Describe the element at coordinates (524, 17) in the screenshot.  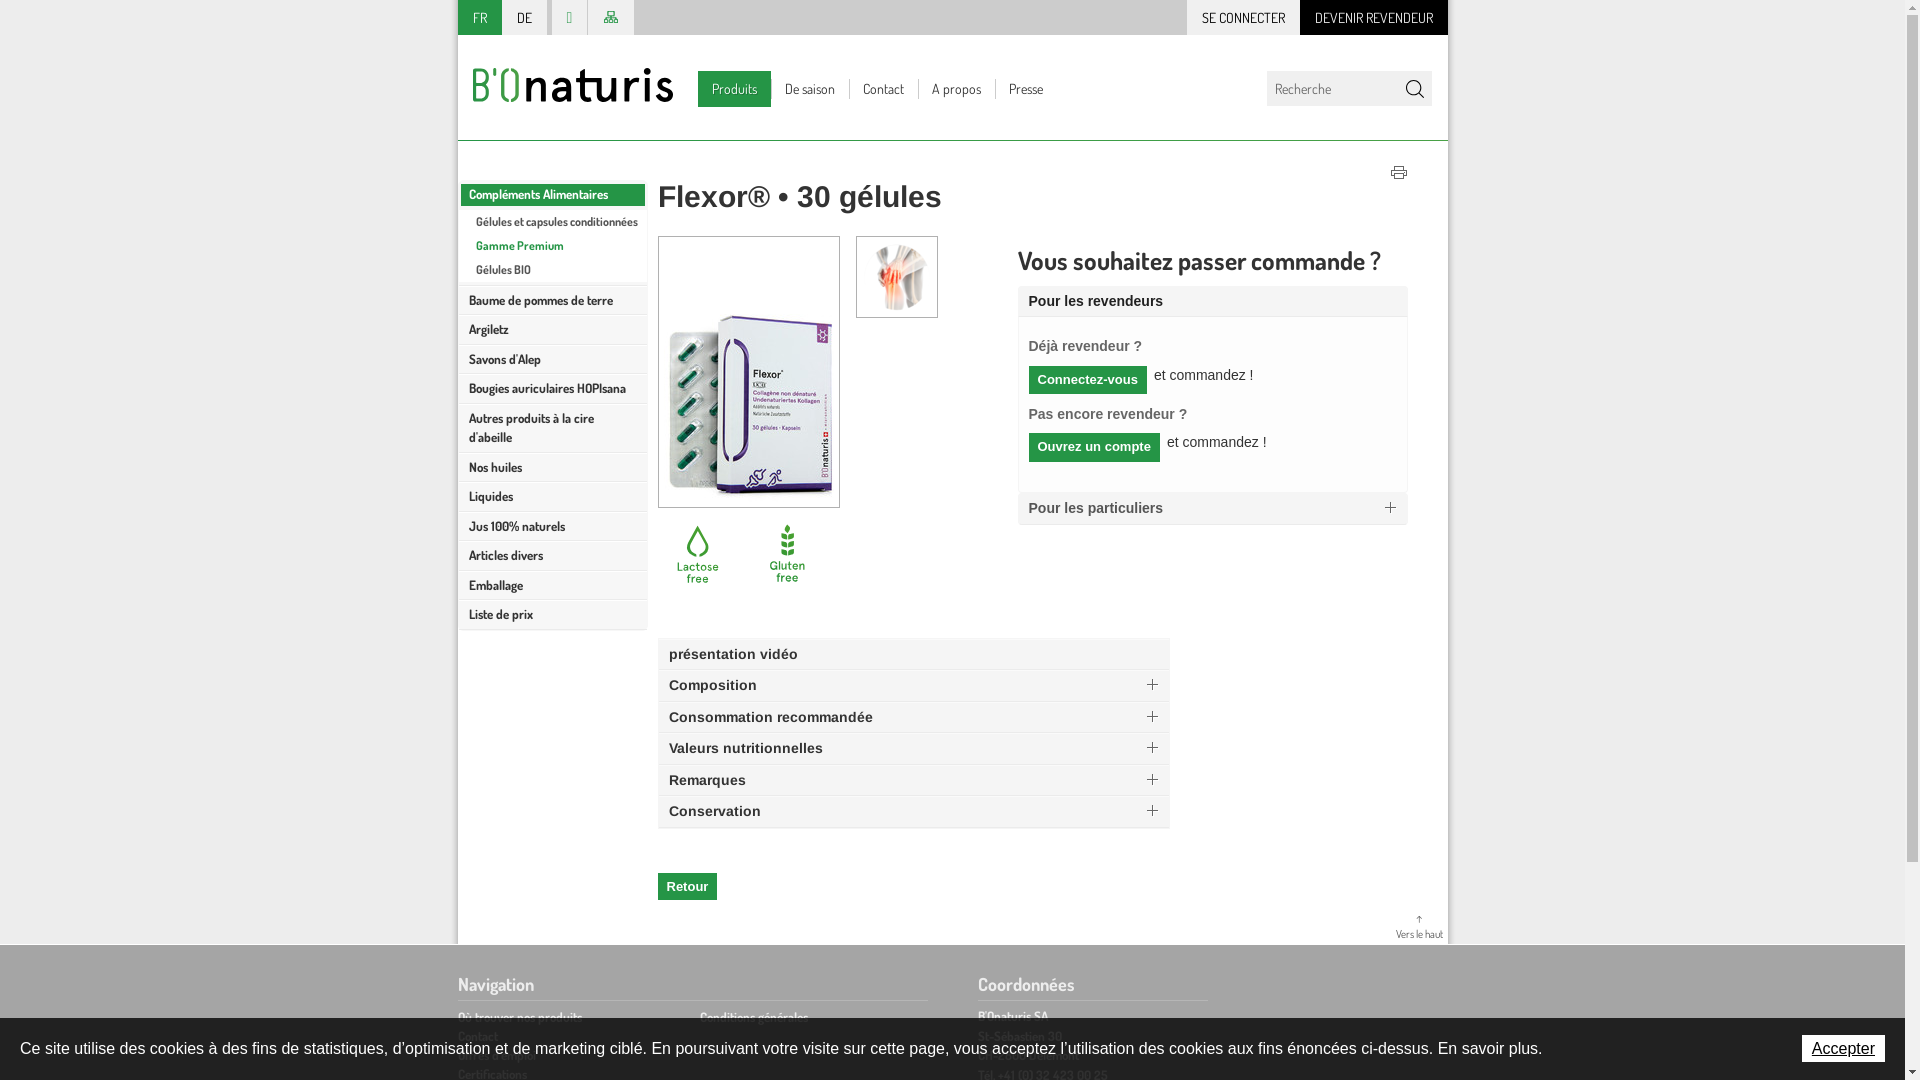
I see `'DE'` at that location.